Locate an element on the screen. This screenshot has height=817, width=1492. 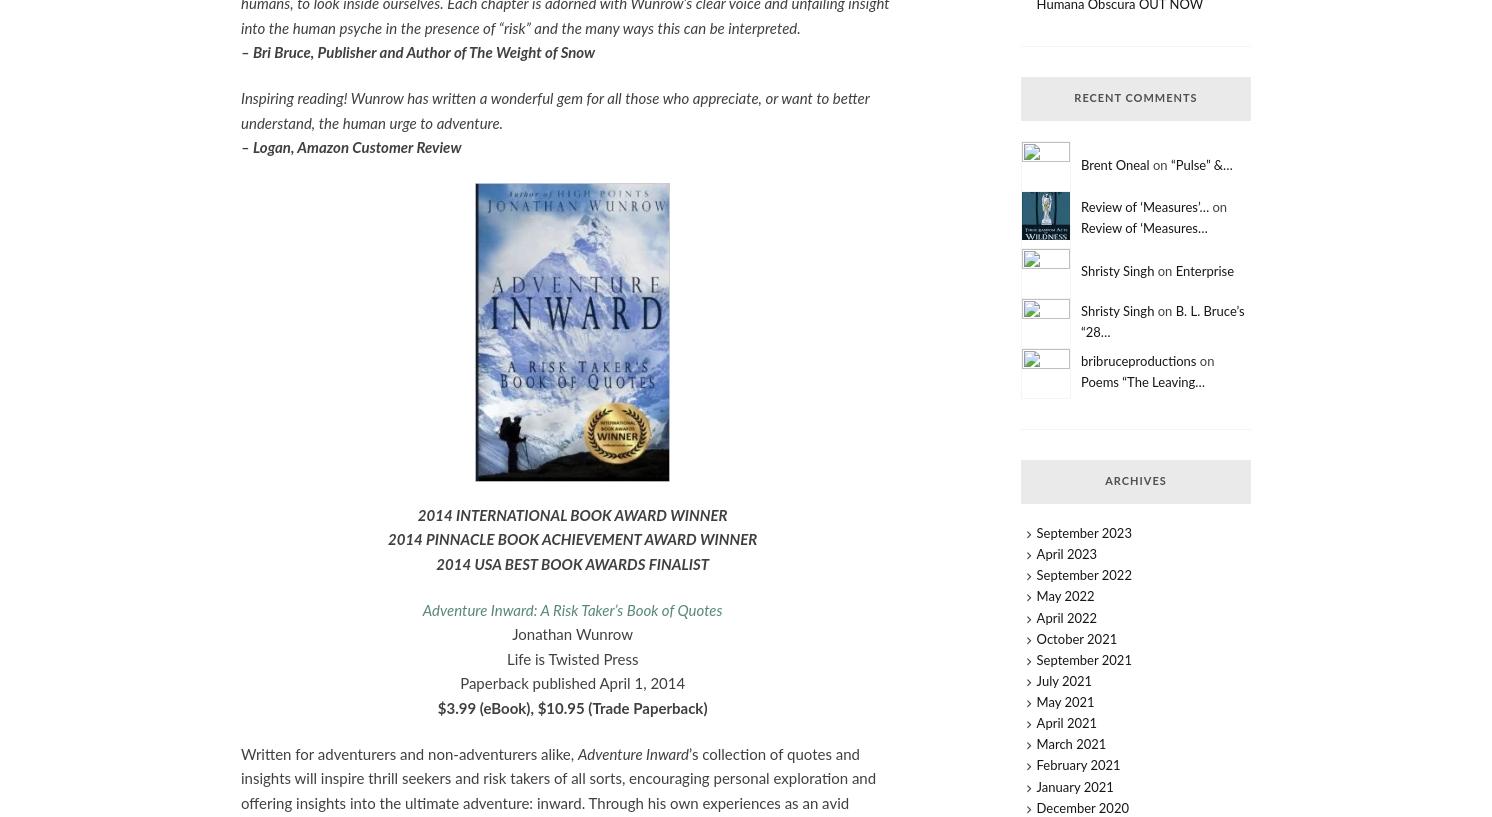
'May 2021' is located at coordinates (1064, 702).